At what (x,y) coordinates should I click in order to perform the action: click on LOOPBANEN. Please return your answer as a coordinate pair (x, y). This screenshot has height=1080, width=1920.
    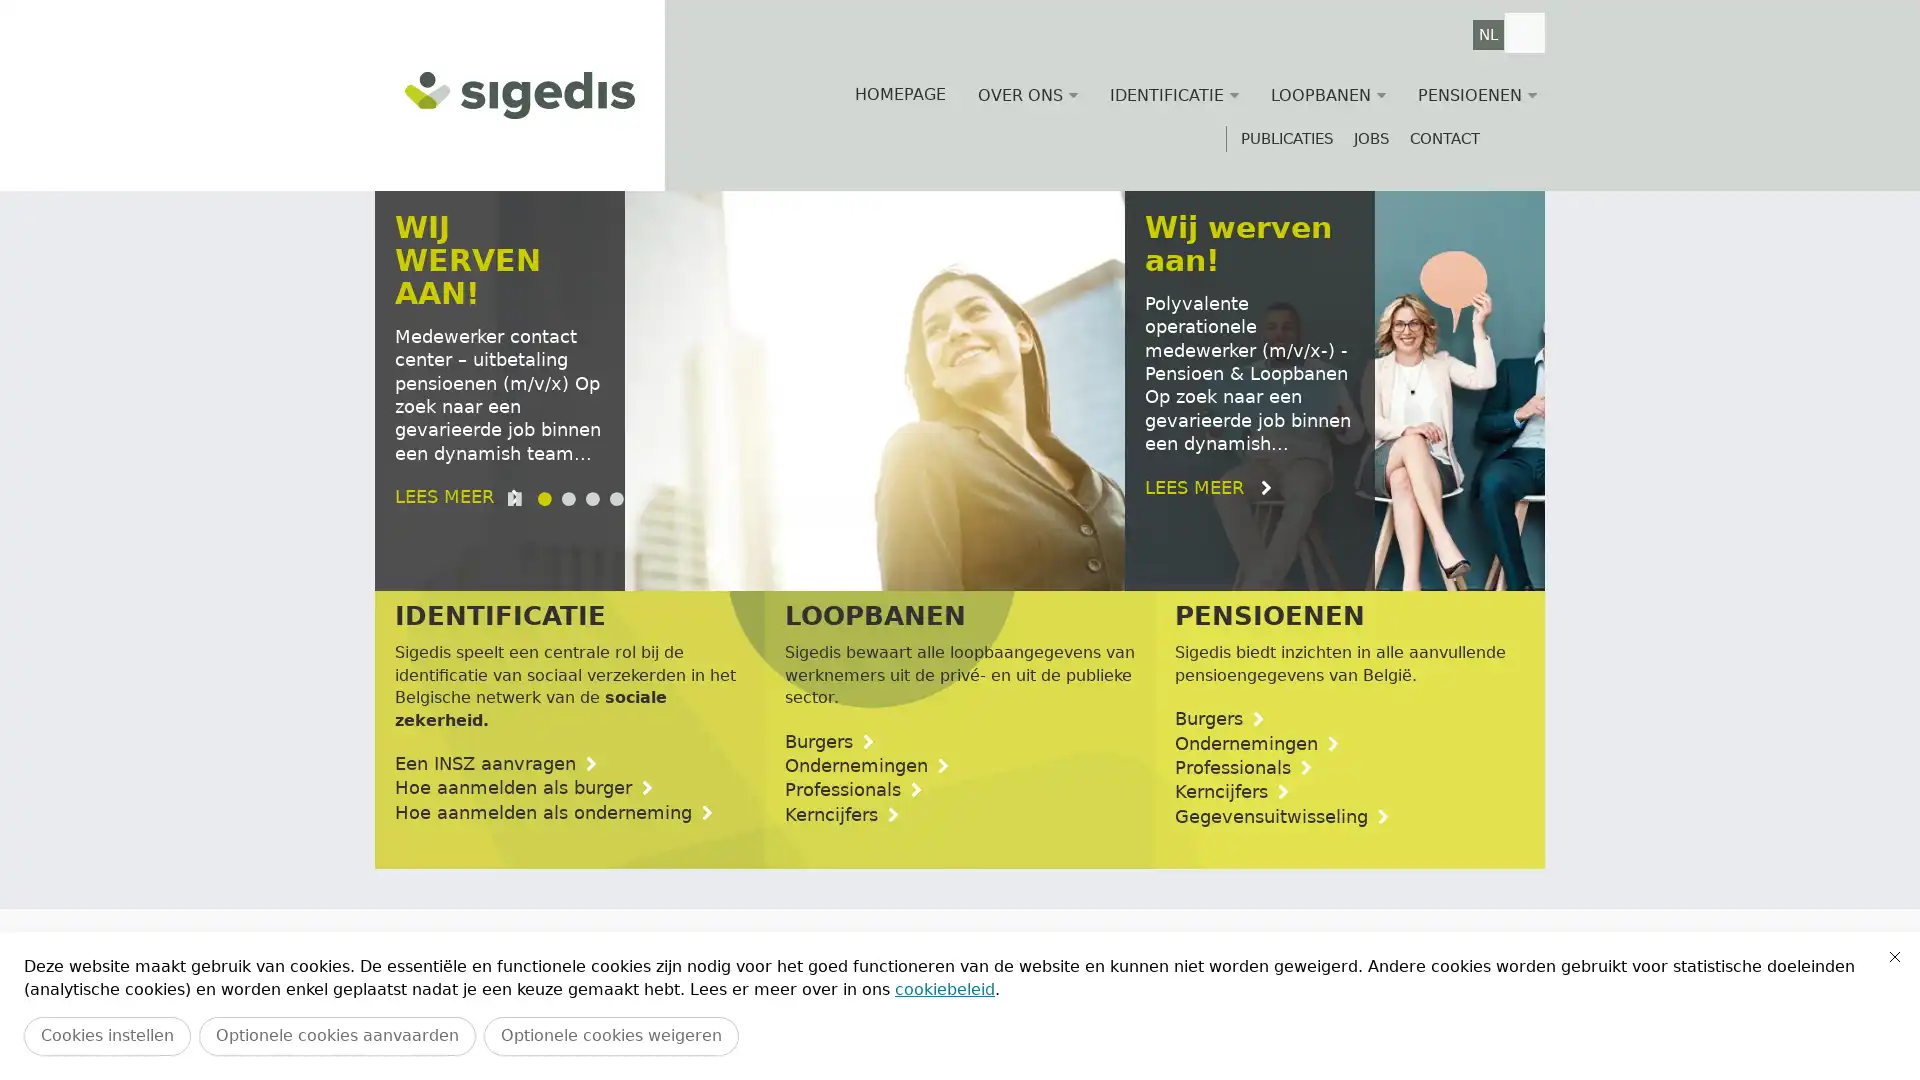
    Looking at the image, I should click on (1328, 95).